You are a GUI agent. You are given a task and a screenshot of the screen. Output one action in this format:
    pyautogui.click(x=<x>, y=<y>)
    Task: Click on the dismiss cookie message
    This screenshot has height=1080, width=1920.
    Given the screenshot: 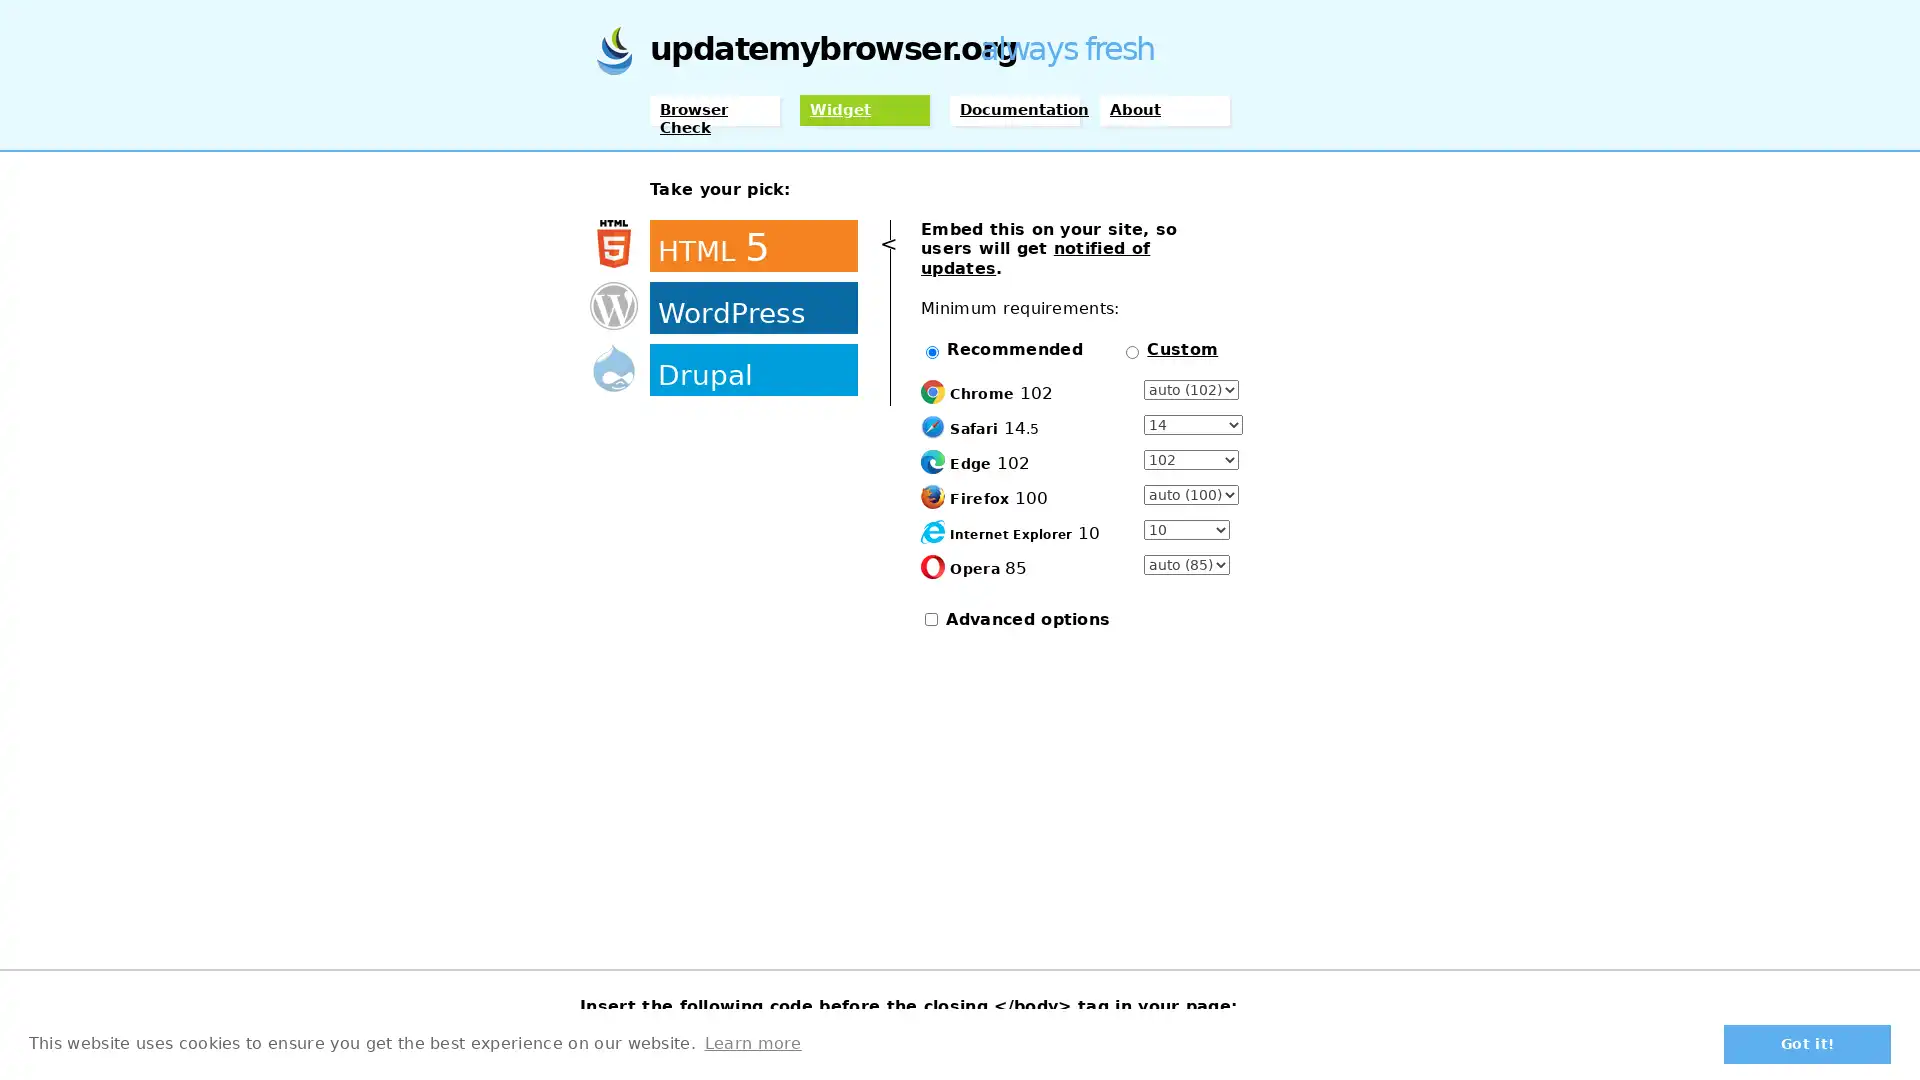 What is the action you would take?
    pyautogui.click(x=1807, y=1043)
    